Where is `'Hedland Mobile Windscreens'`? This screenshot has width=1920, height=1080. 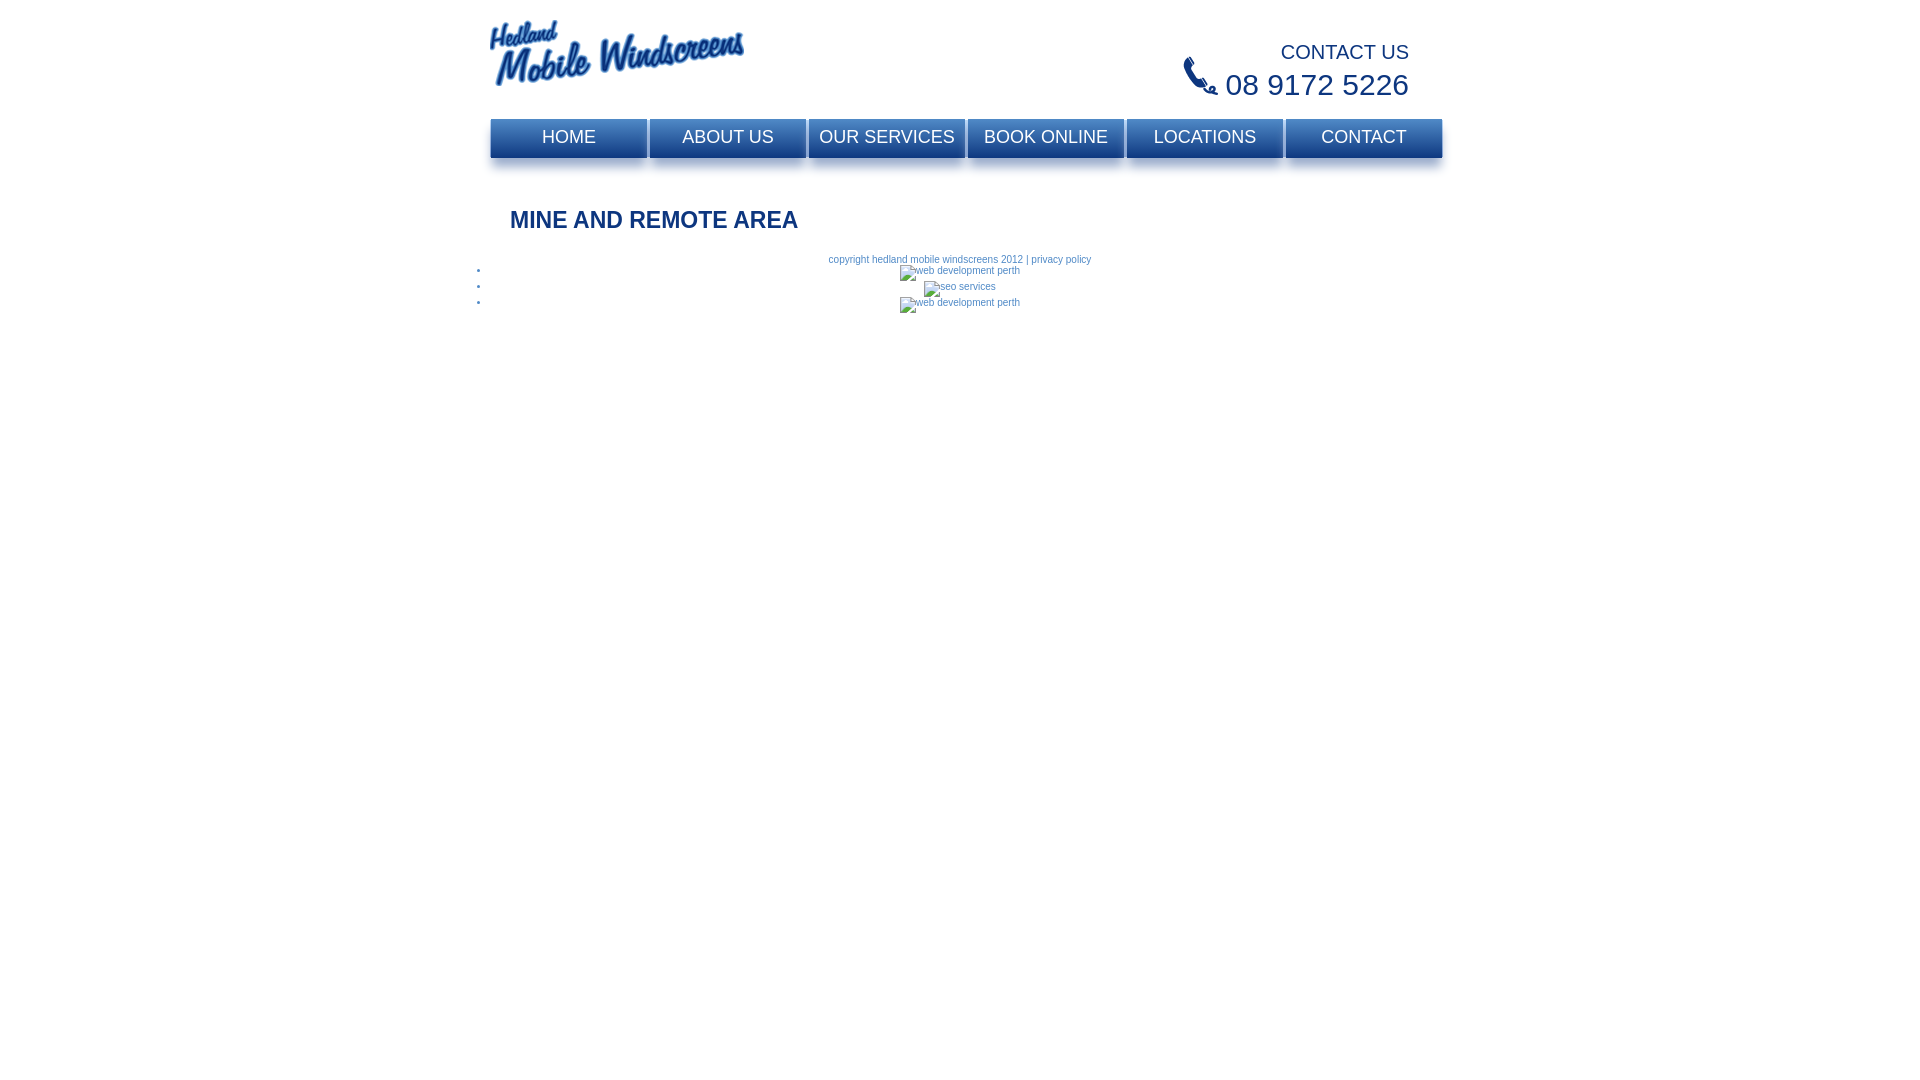 'Hedland Mobile Windscreens' is located at coordinates (616, 59).